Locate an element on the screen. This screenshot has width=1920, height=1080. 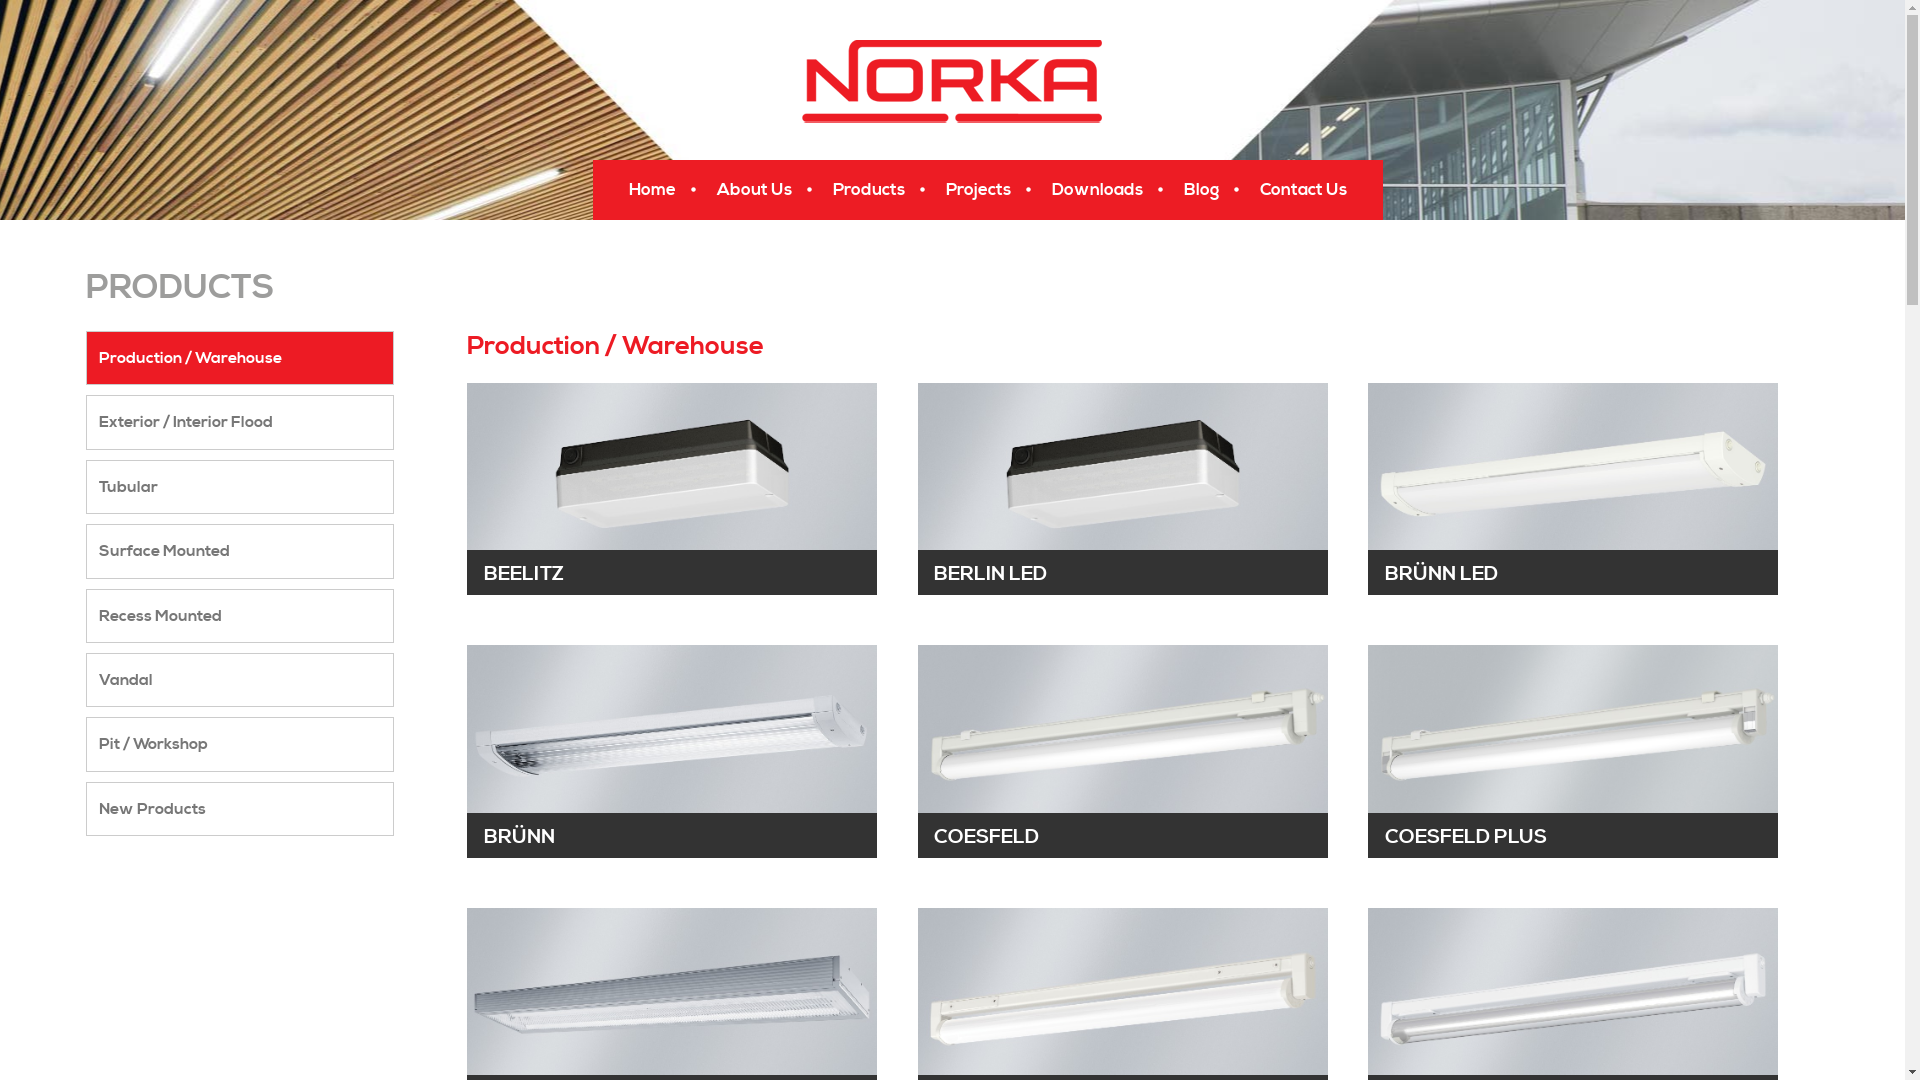
'Contact Us' is located at coordinates (1306, 189).